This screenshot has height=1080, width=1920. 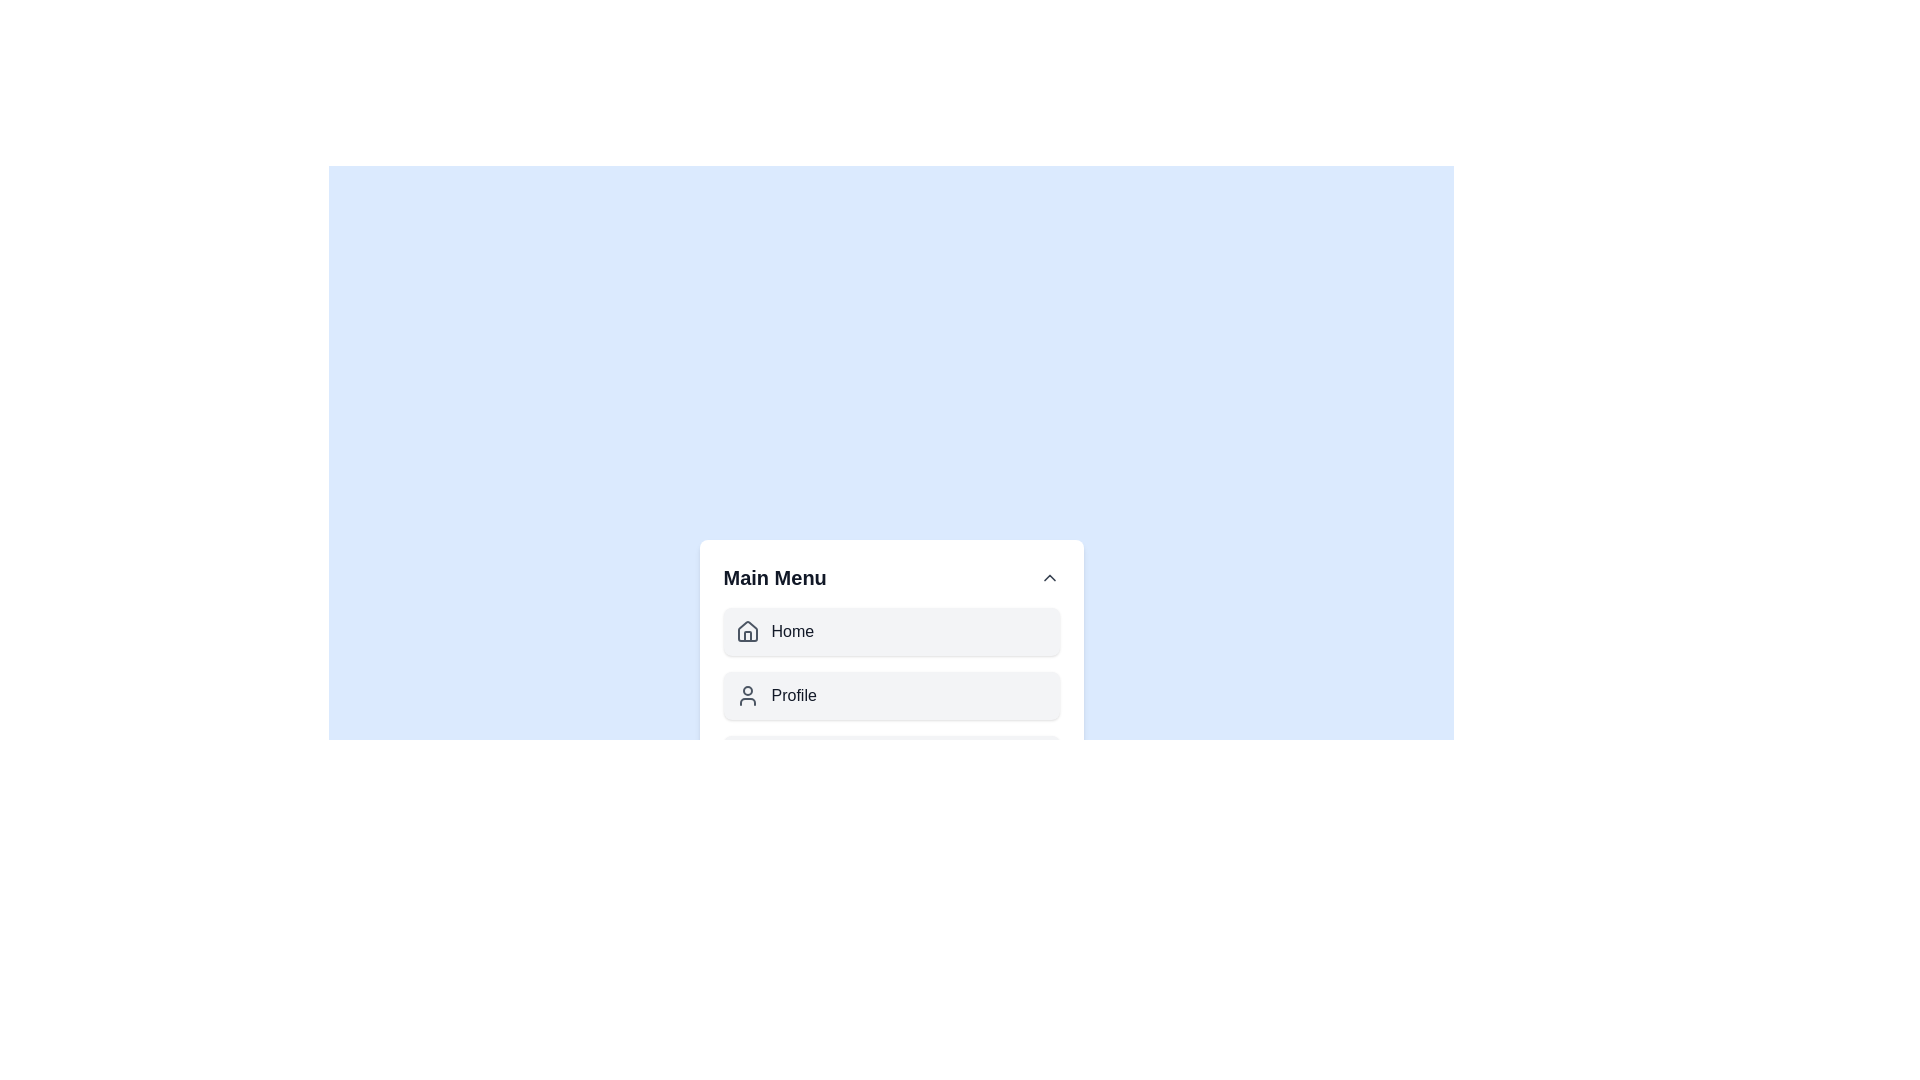 What do you see at coordinates (890, 694) in the screenshot?
I see `the menu item Profile` at bounding box center [890, 694].